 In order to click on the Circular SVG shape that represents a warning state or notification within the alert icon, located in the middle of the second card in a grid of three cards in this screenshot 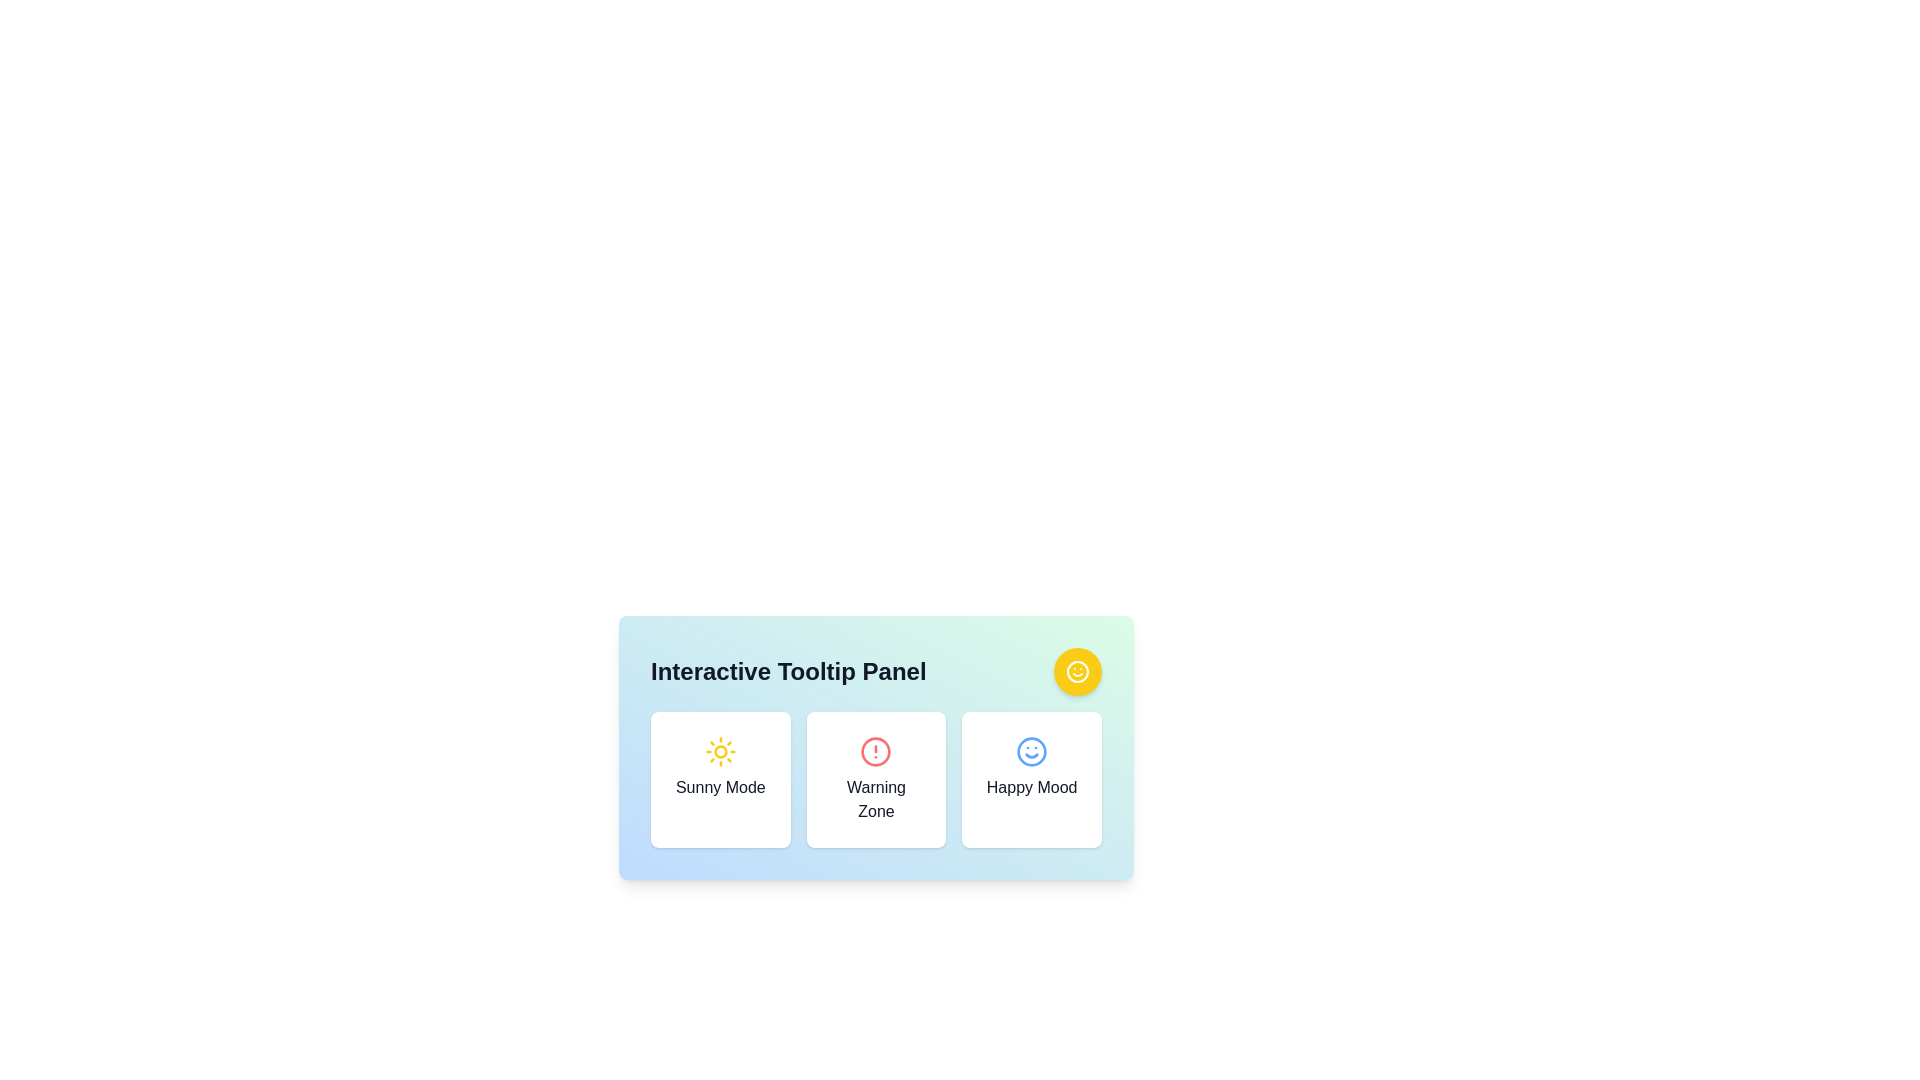, I will do `click(876, 752)`.